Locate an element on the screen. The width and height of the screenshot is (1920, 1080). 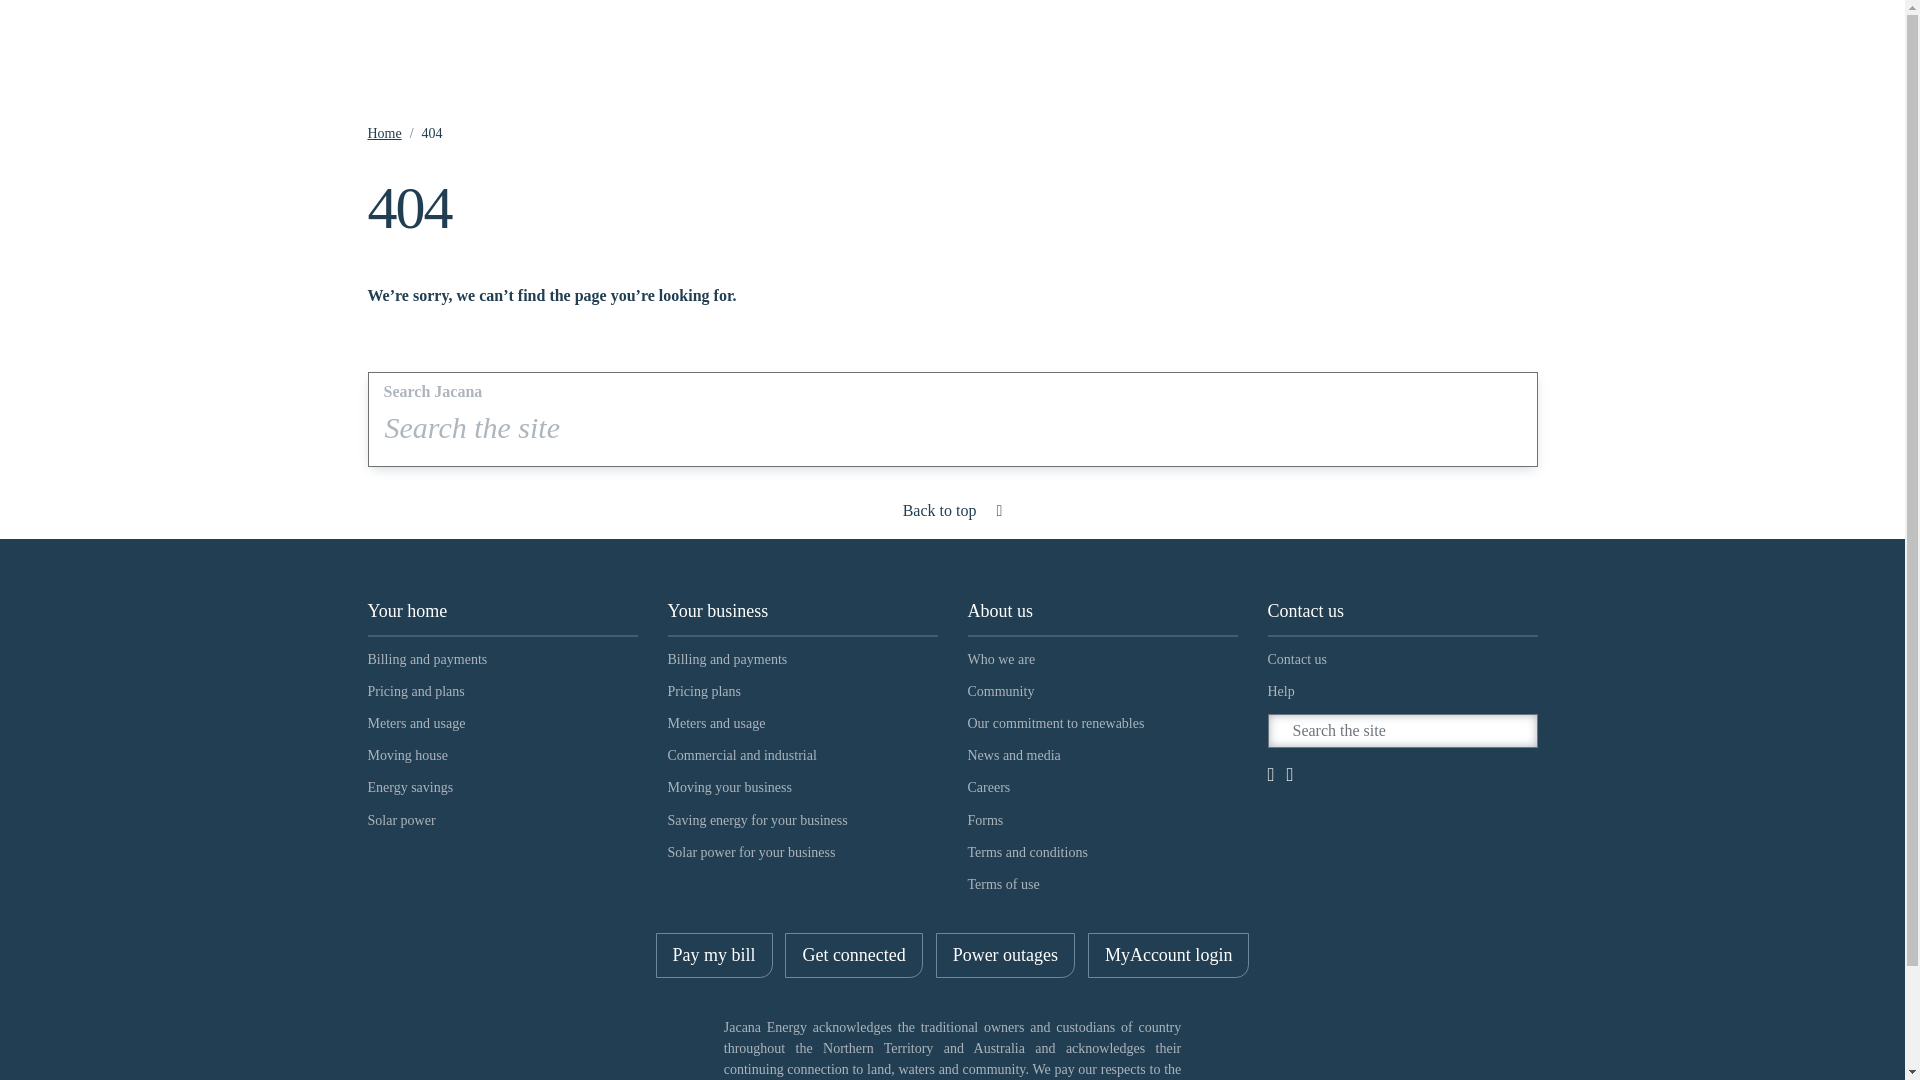
'Facebook' is located at coordinates (1272, 774).